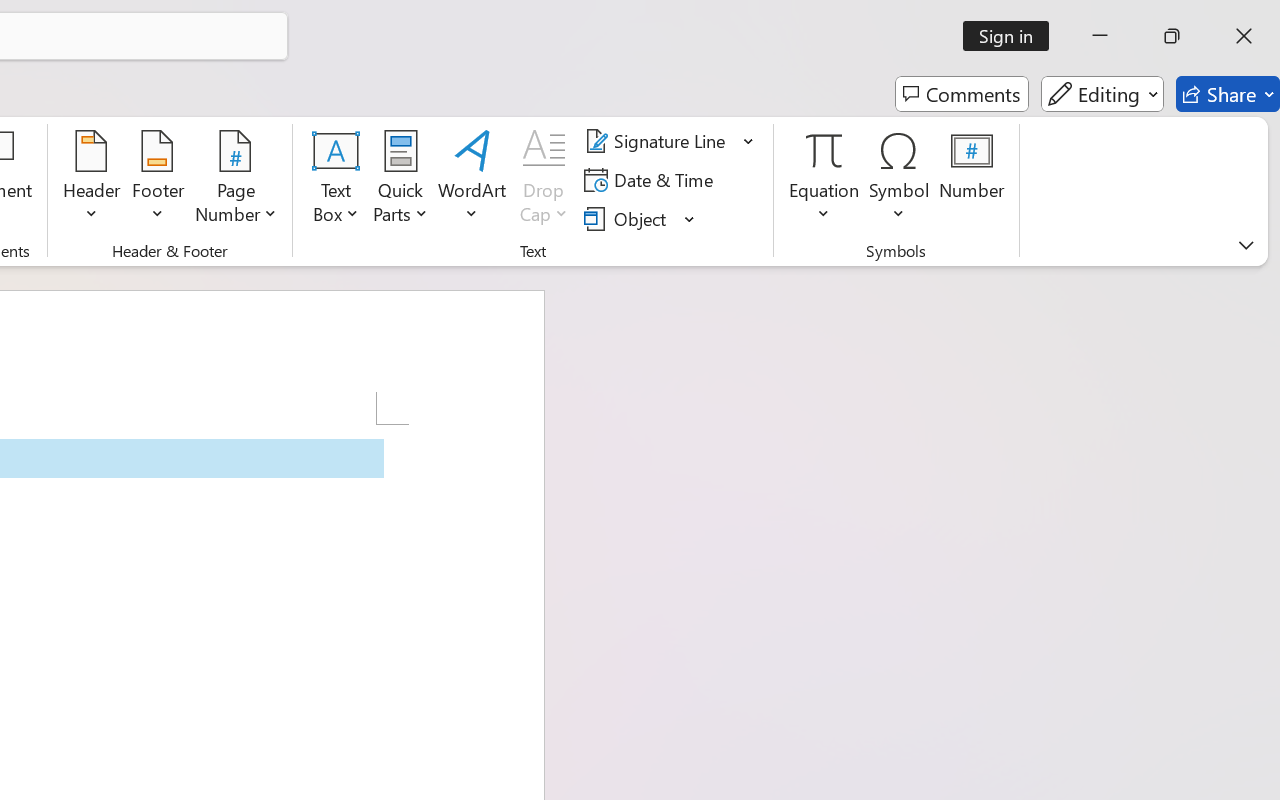 The image size is (1280, 800). Describe the element at coordinates (640, 218) in the screenshot. I see `'Object...'` at that location.